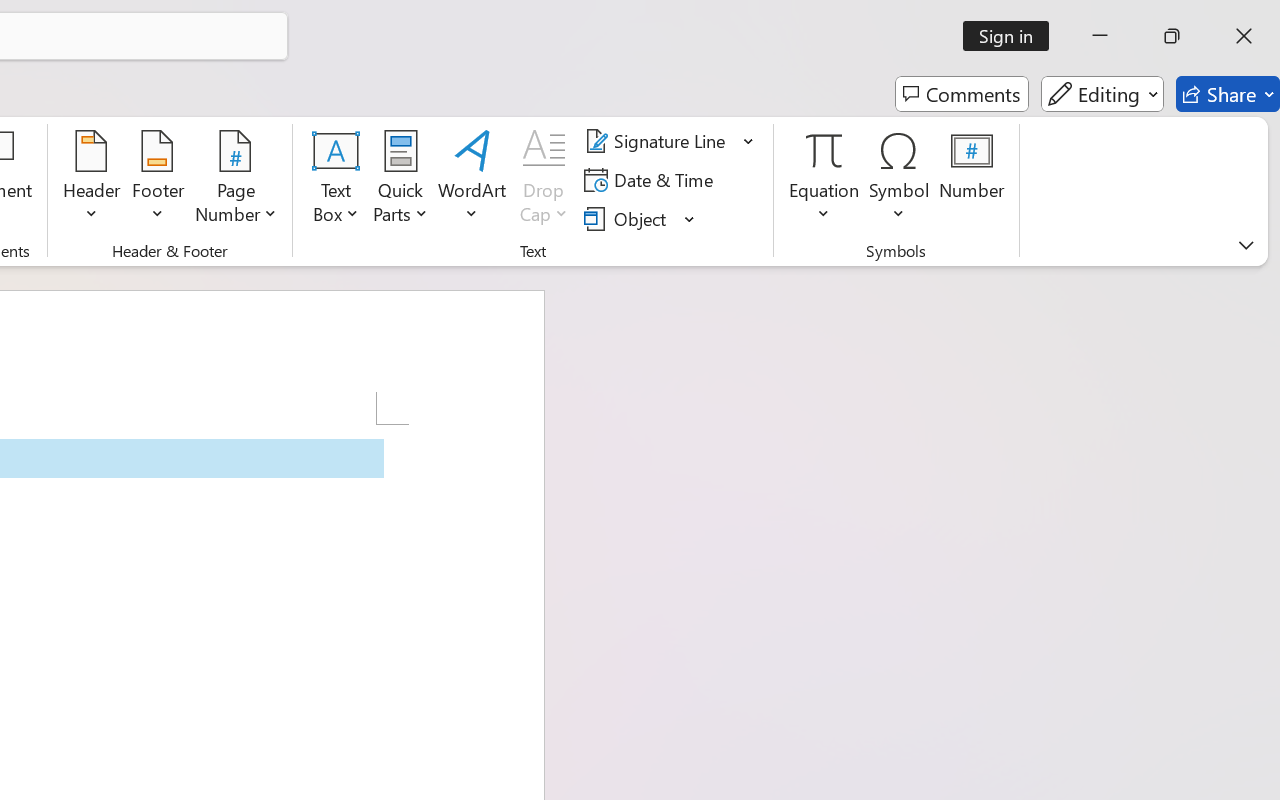 The image size is (1280, 800). Describe the element at coordinates (640, 218) in the screenshot. I see `'Object...'` at that location.